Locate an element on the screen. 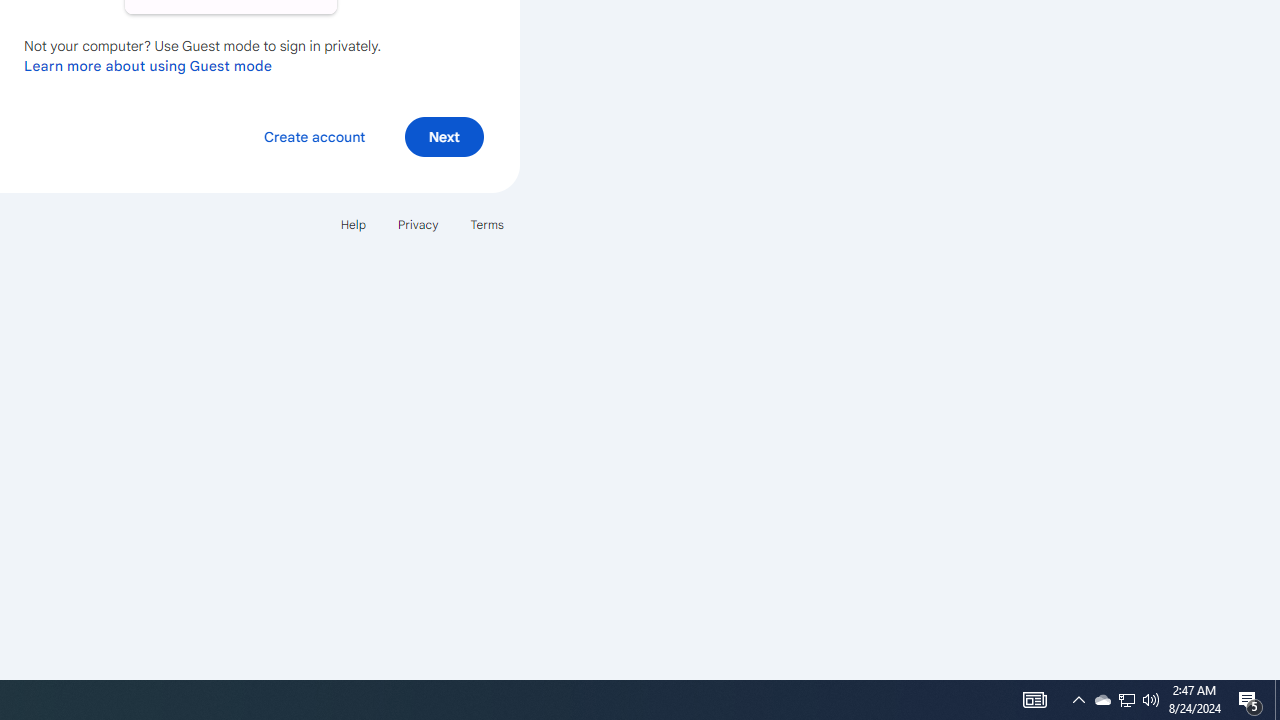 Image resolution: width=1280 pixels, height=720 pixels. 'Create account' is located at coordinates (313, 135).